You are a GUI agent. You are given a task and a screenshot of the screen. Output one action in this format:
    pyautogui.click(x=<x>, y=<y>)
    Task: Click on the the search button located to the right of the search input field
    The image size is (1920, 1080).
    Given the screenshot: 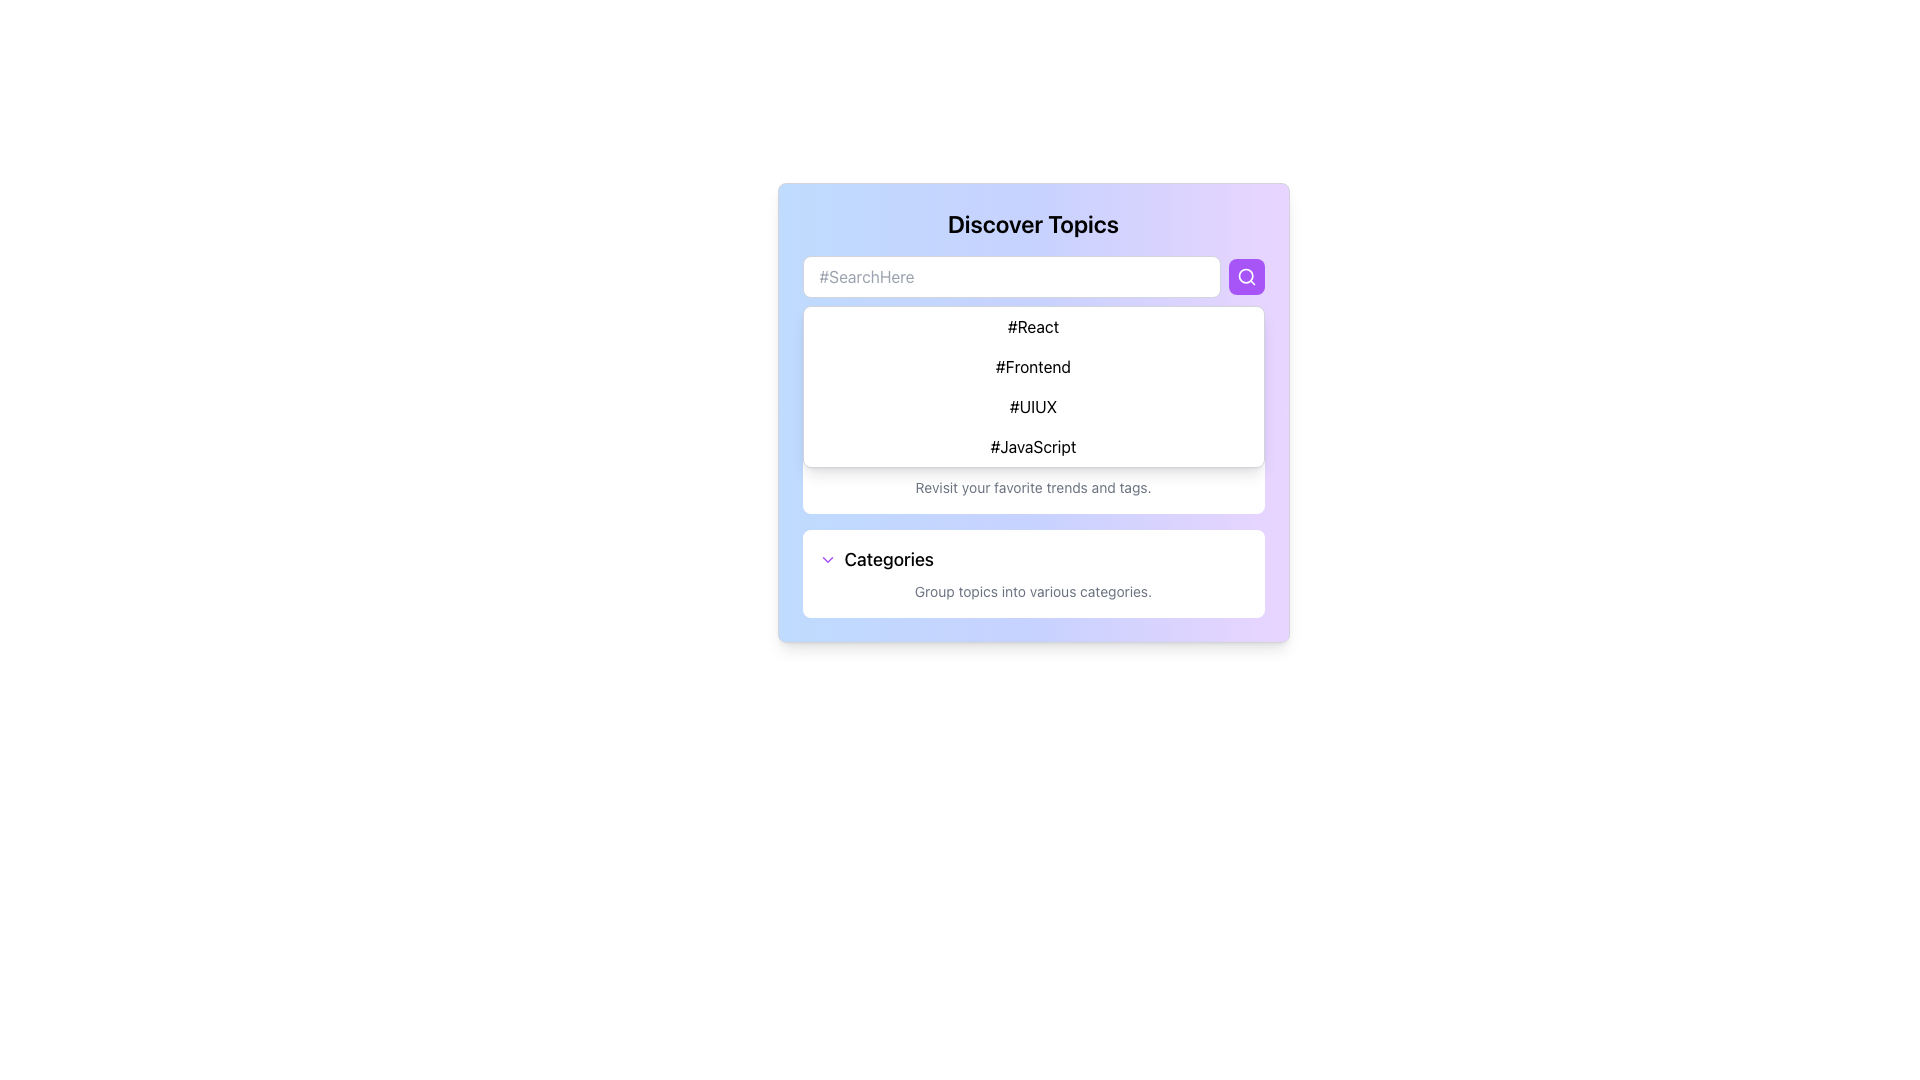 What is the action you would take?
    pyautogui.click(x=1245, y=277)
    